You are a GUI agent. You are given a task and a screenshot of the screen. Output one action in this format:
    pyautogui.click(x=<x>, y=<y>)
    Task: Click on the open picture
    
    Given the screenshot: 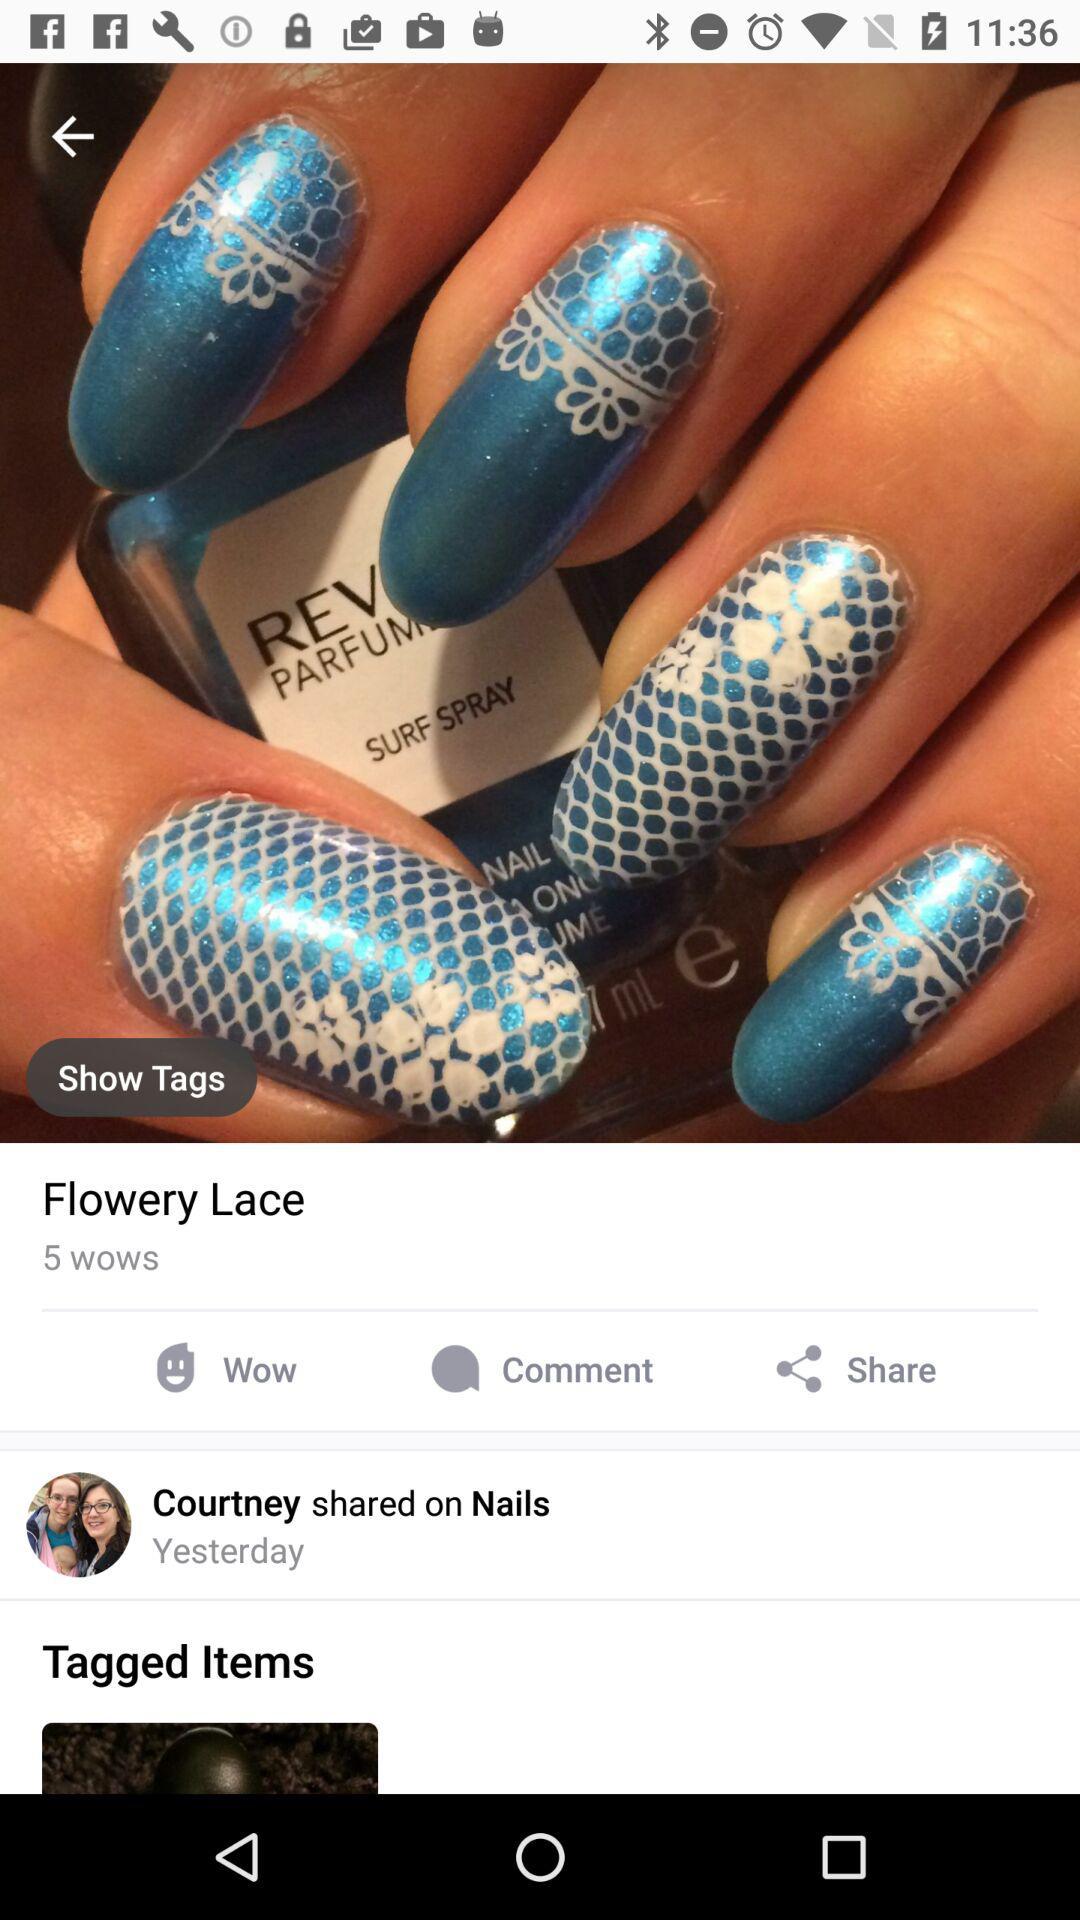 What is the action you would take?
    pyautogui.click(x=540, y=602)
    